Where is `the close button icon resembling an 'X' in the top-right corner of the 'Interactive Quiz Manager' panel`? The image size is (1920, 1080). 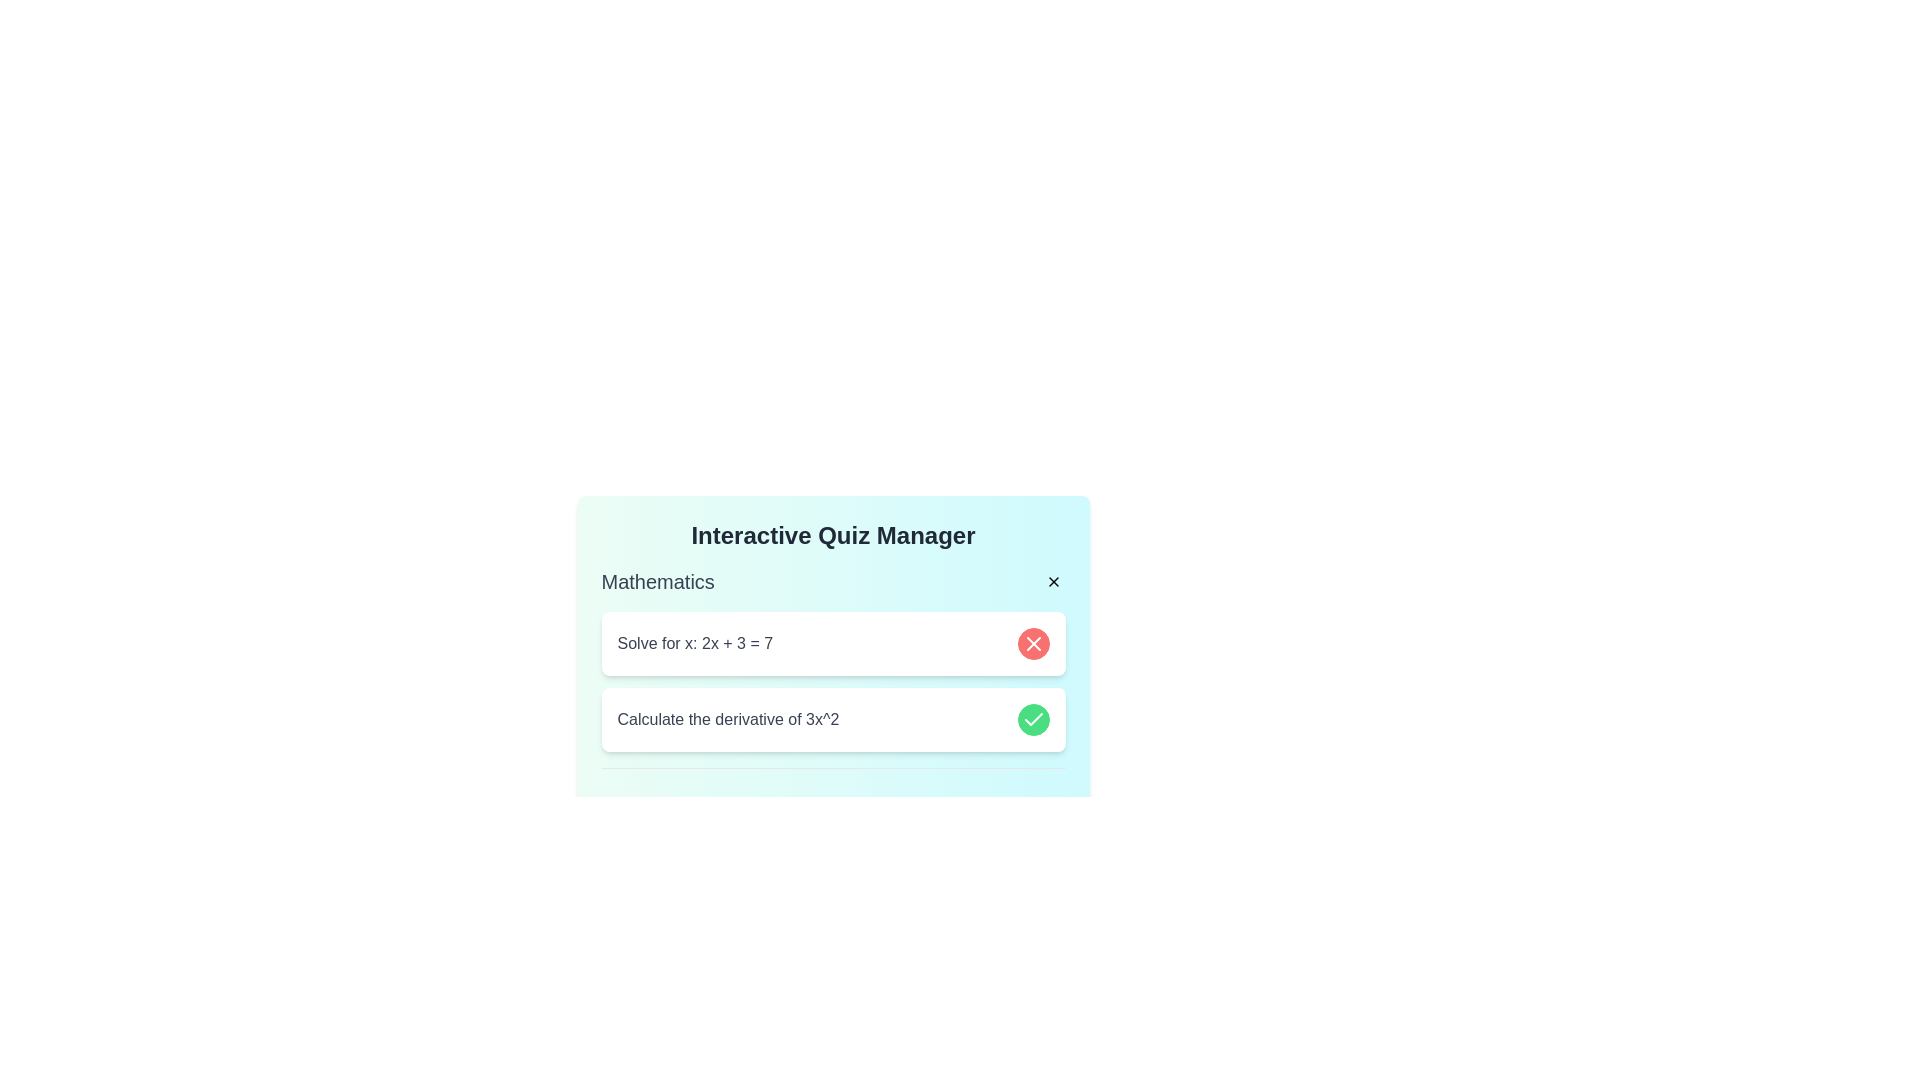 the close button icon resembling an 'X' in the top-right corner of the 'Interactive Quiz Manager' panel is located at coordinates (1052, 582).